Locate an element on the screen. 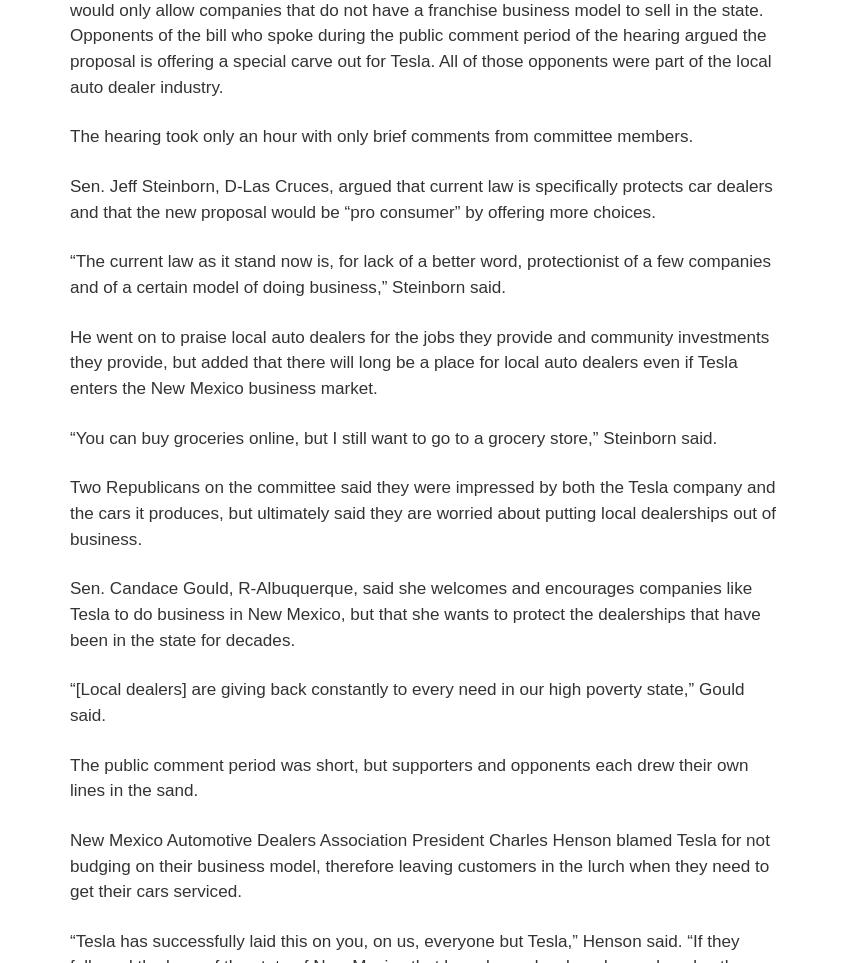  'Sen. Jeff Steinborn, D-Las Cruces, argued that current law is specifically protects car dealers and that the new proposal would be “pro consumer” by offering more choices.' is located at coordinates (420, 197).